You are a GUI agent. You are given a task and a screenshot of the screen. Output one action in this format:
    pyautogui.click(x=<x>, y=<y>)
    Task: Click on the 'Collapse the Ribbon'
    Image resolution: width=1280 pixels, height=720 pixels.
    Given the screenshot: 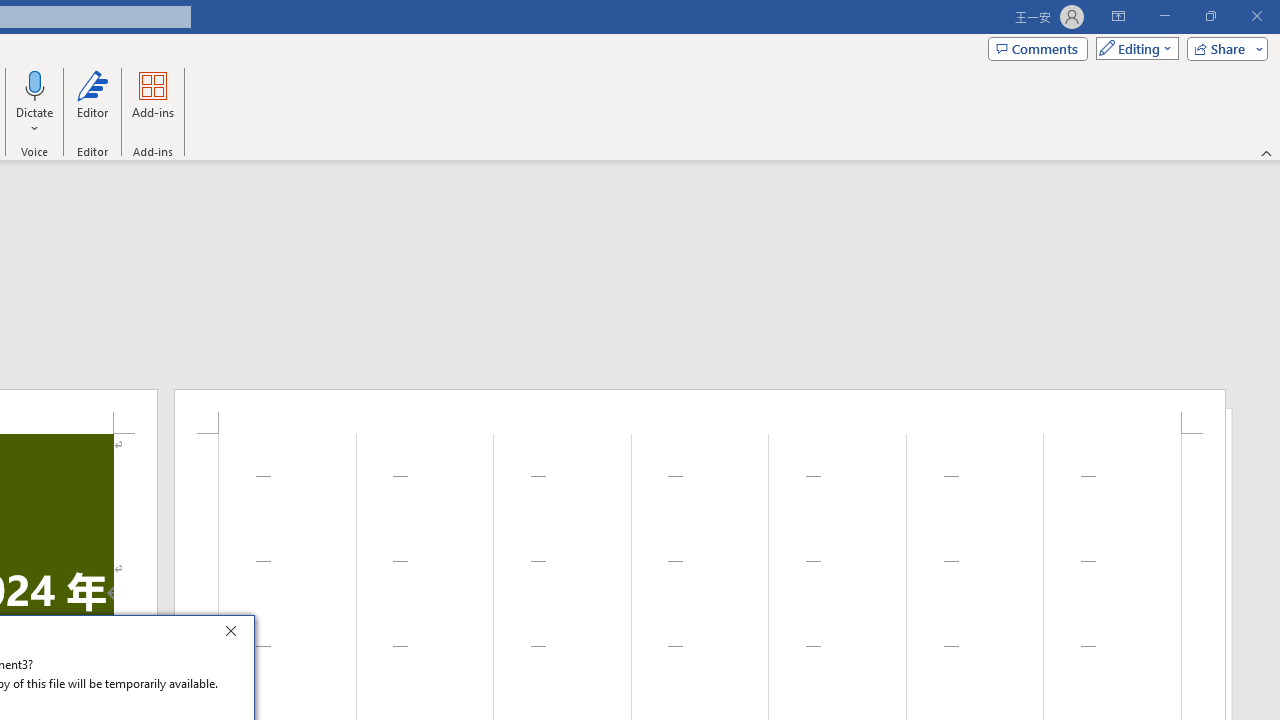 What is the action you would take?
    pyautogui.click(x=1266, y=152)
    